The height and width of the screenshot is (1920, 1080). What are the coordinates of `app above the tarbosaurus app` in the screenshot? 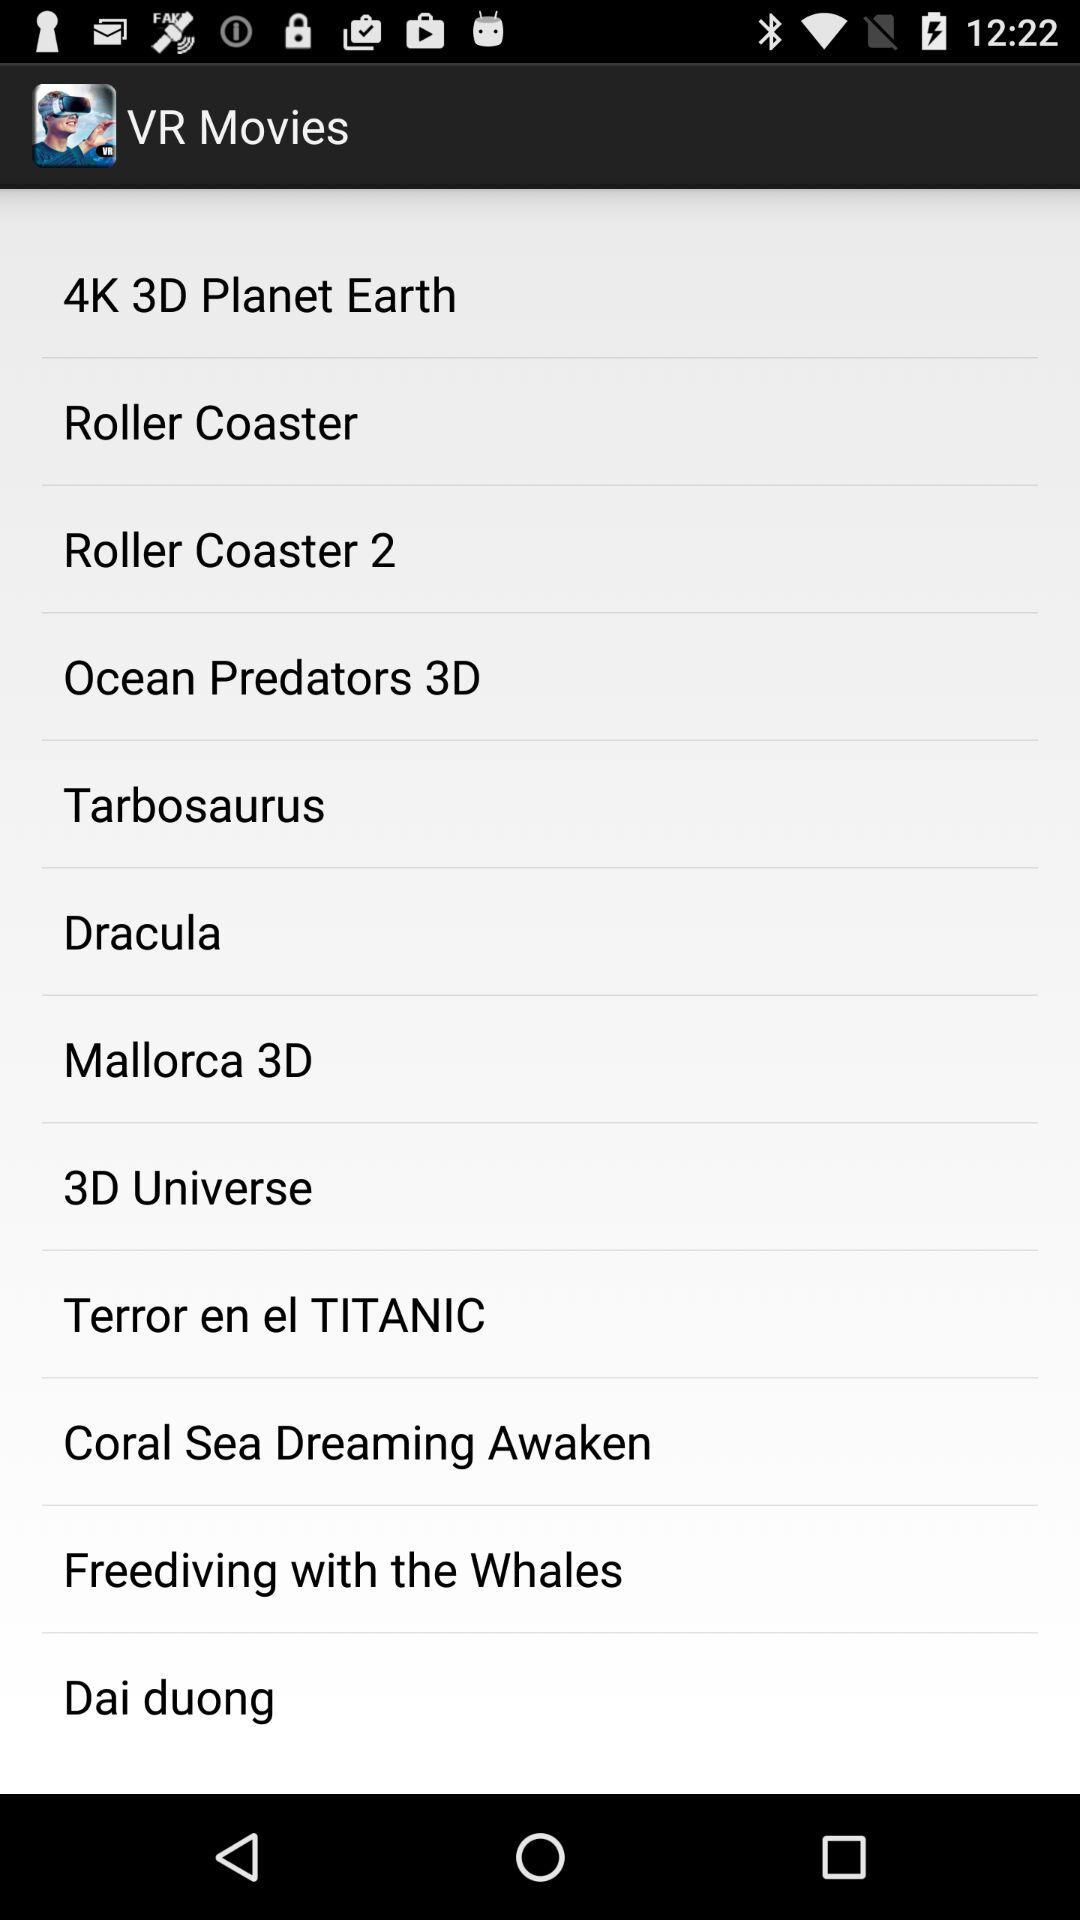 It's located at (540, 676).